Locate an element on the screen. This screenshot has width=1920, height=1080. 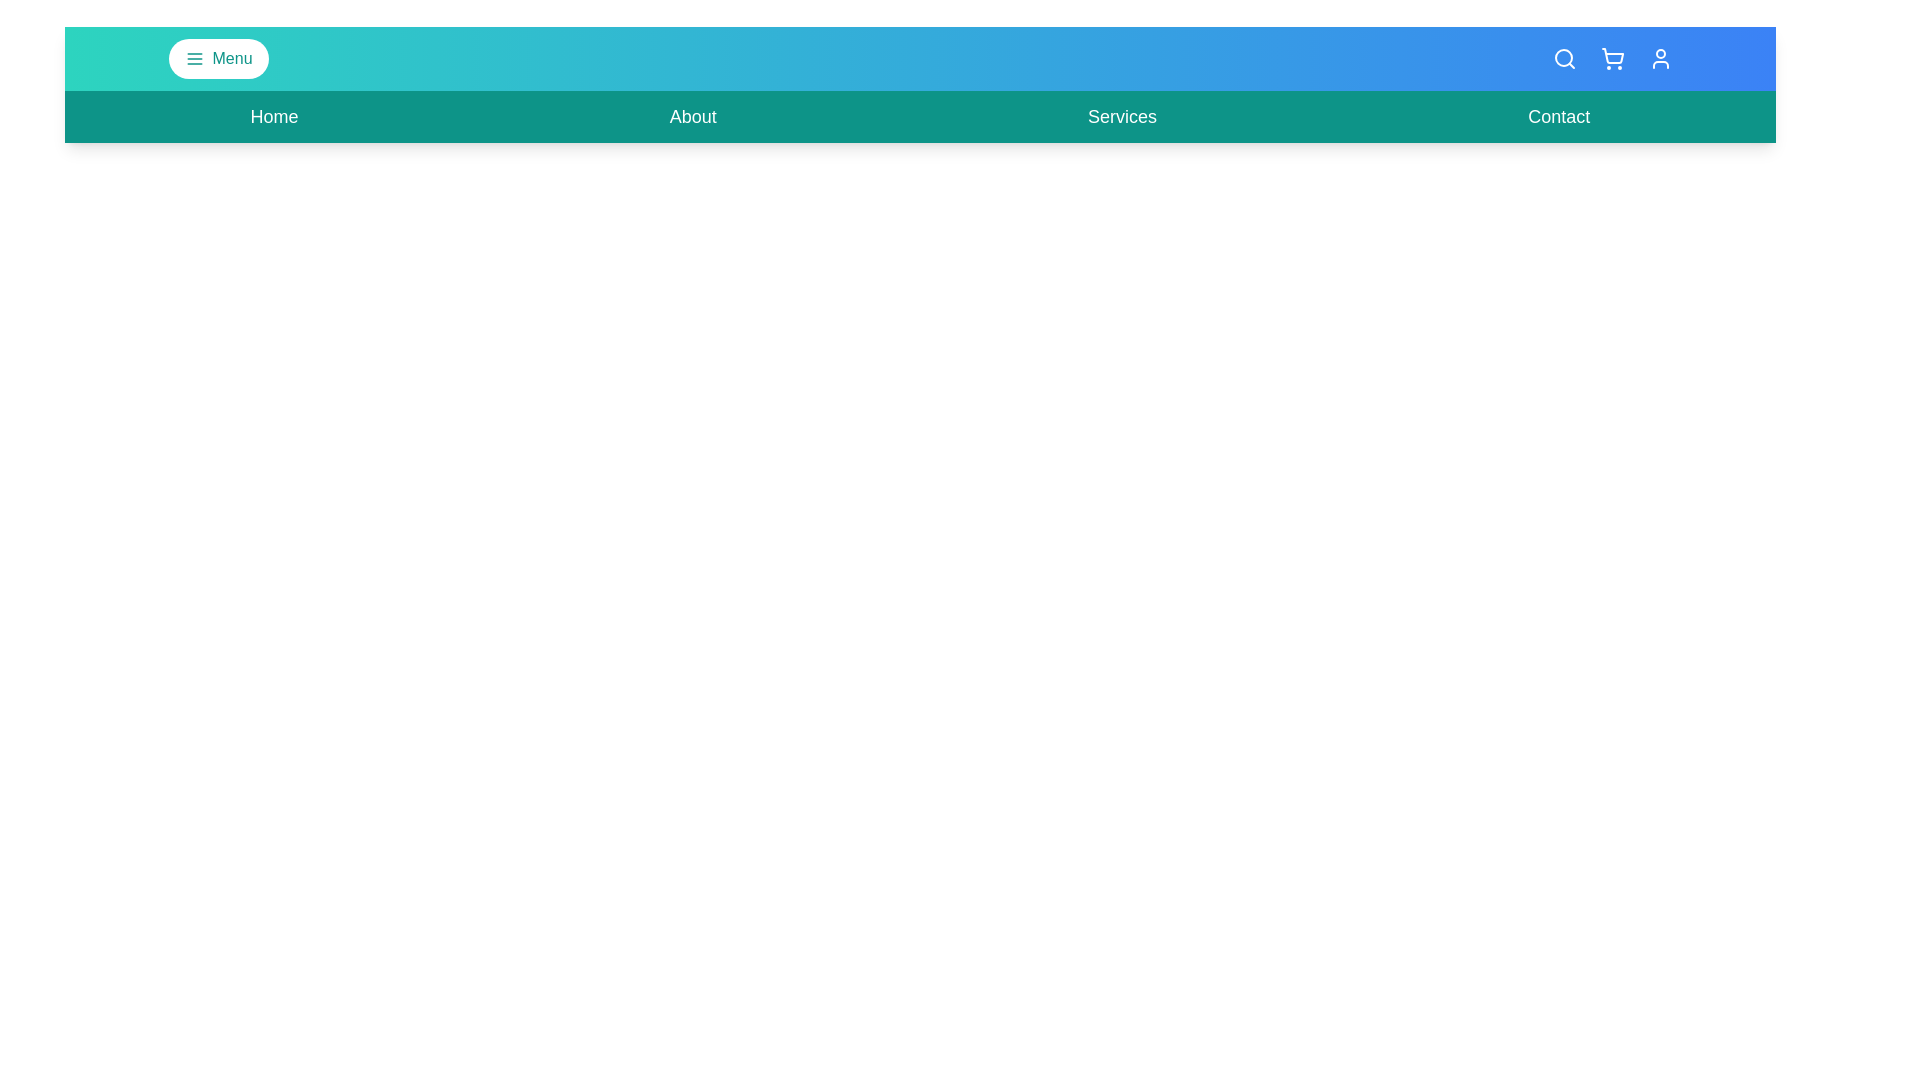
the 'Home' navigation link is located at coordinates (273, 116).